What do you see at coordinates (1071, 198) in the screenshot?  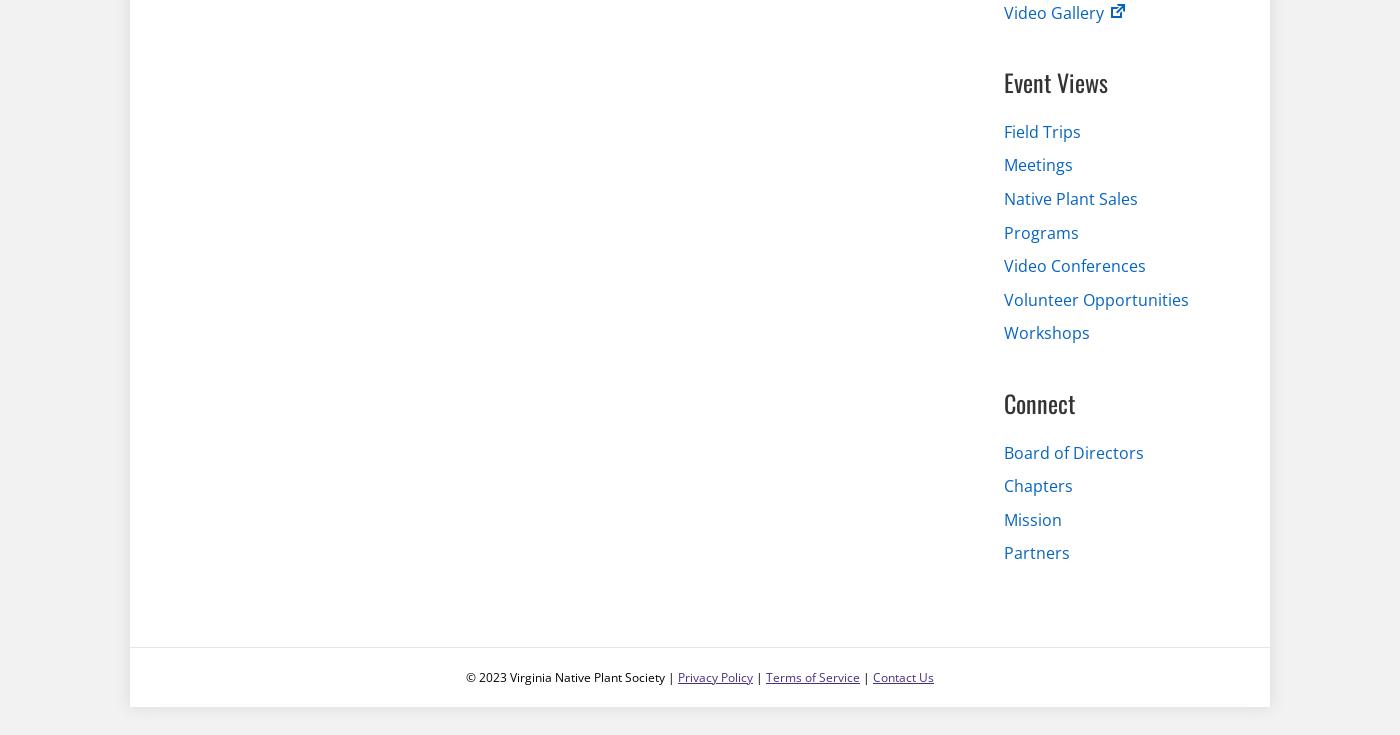 I see `'Native Plant Sales'` at bounding box center [1071, 198].